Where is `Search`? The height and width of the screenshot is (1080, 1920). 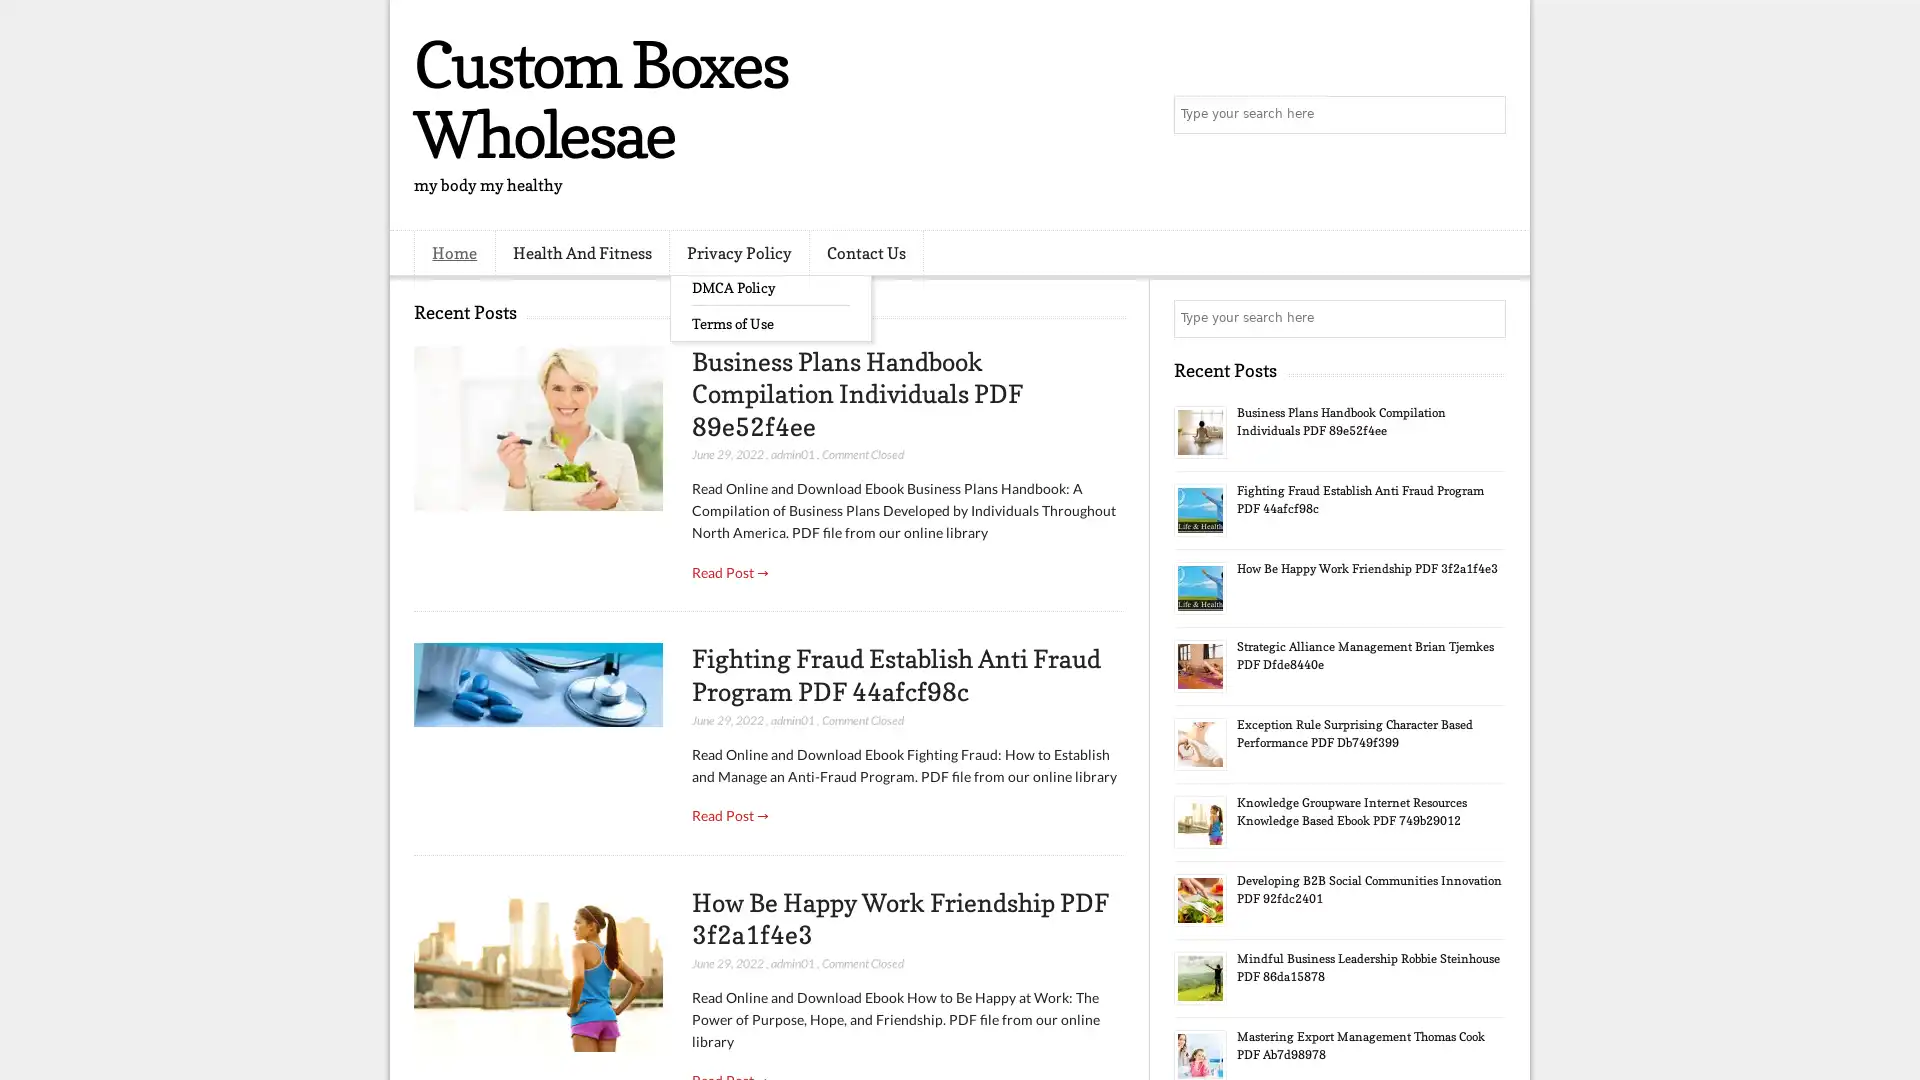 Search is located at coordinates (1485, 318).